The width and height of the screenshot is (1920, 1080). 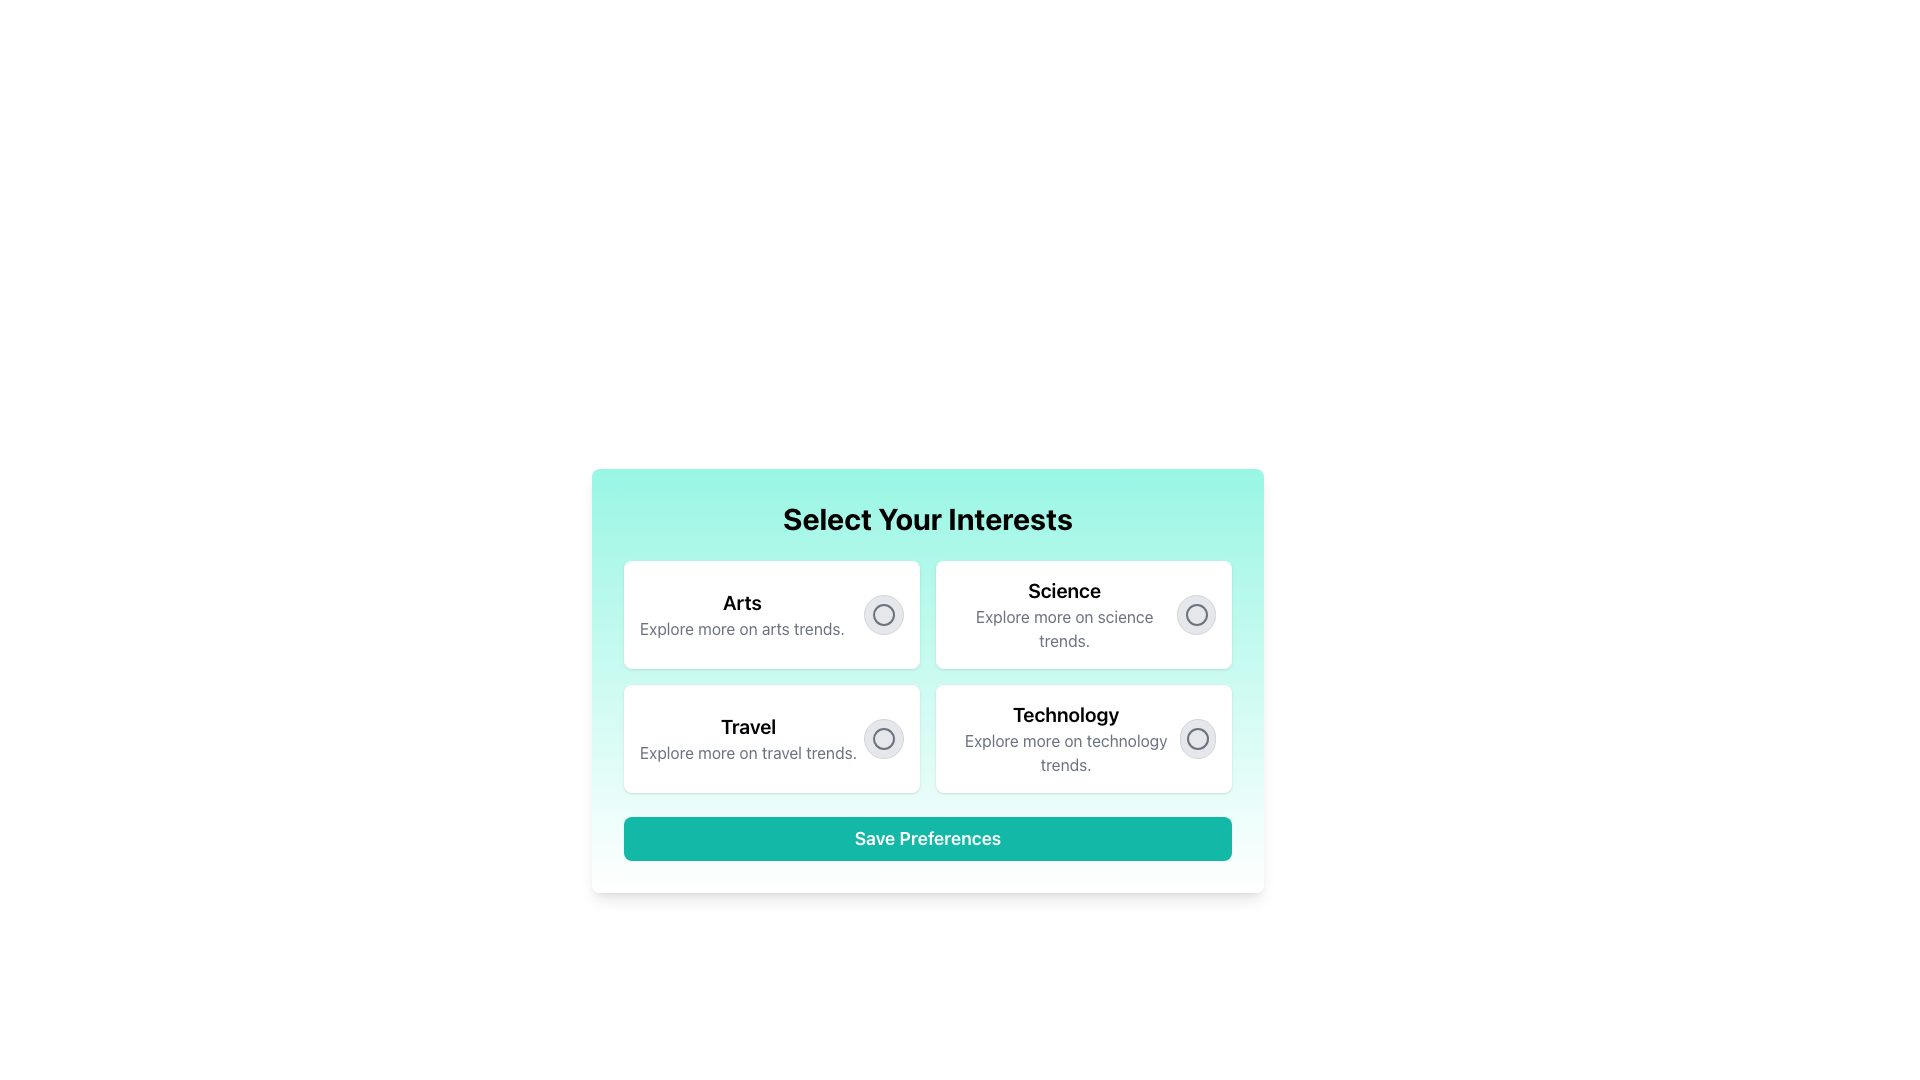 I want to click on the finalize and submit button located below the grid of selectable options, so click(x=926, y=839).